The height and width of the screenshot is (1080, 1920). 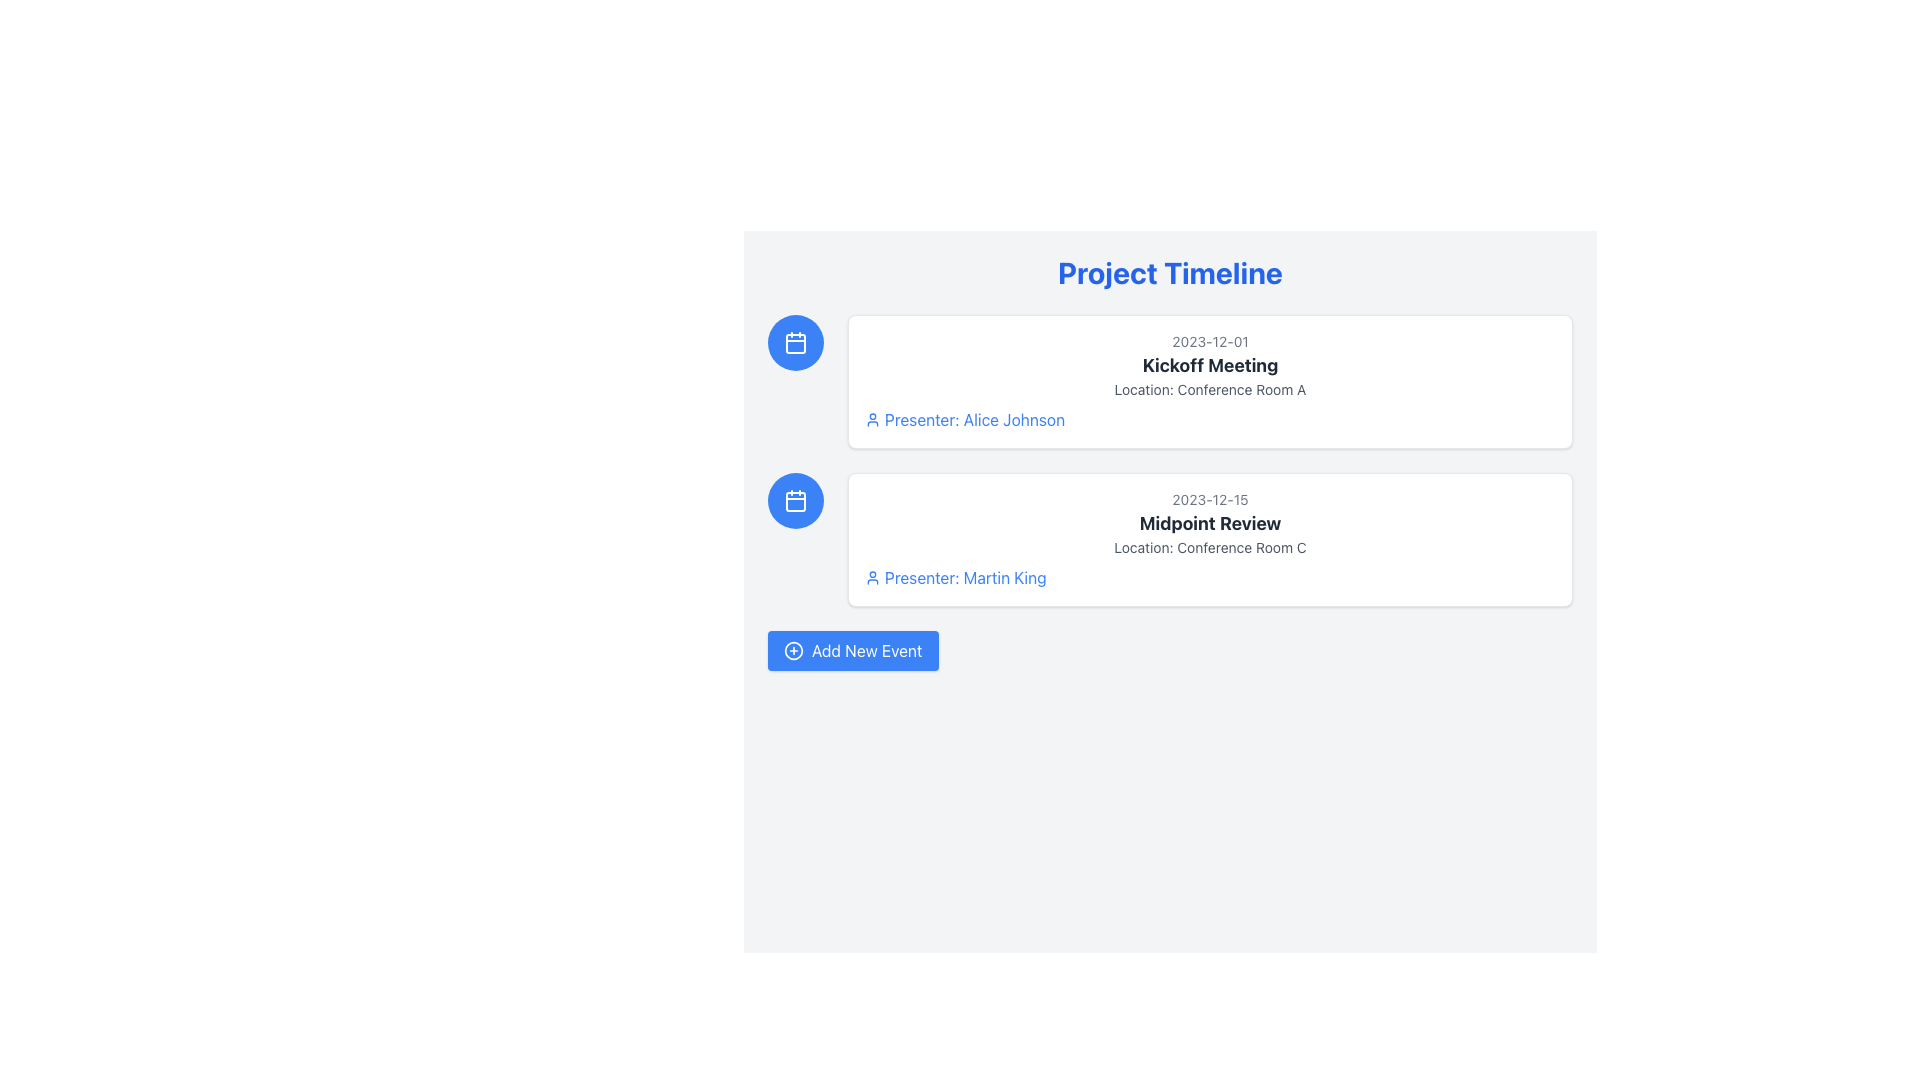 I want to click on the graphic element that represents the main display area of the calendar icon, located adjacent to the text '2023-12-01 Kickoff Meeting' and above the 'Add New Event' button, so click(x=795, y=342).